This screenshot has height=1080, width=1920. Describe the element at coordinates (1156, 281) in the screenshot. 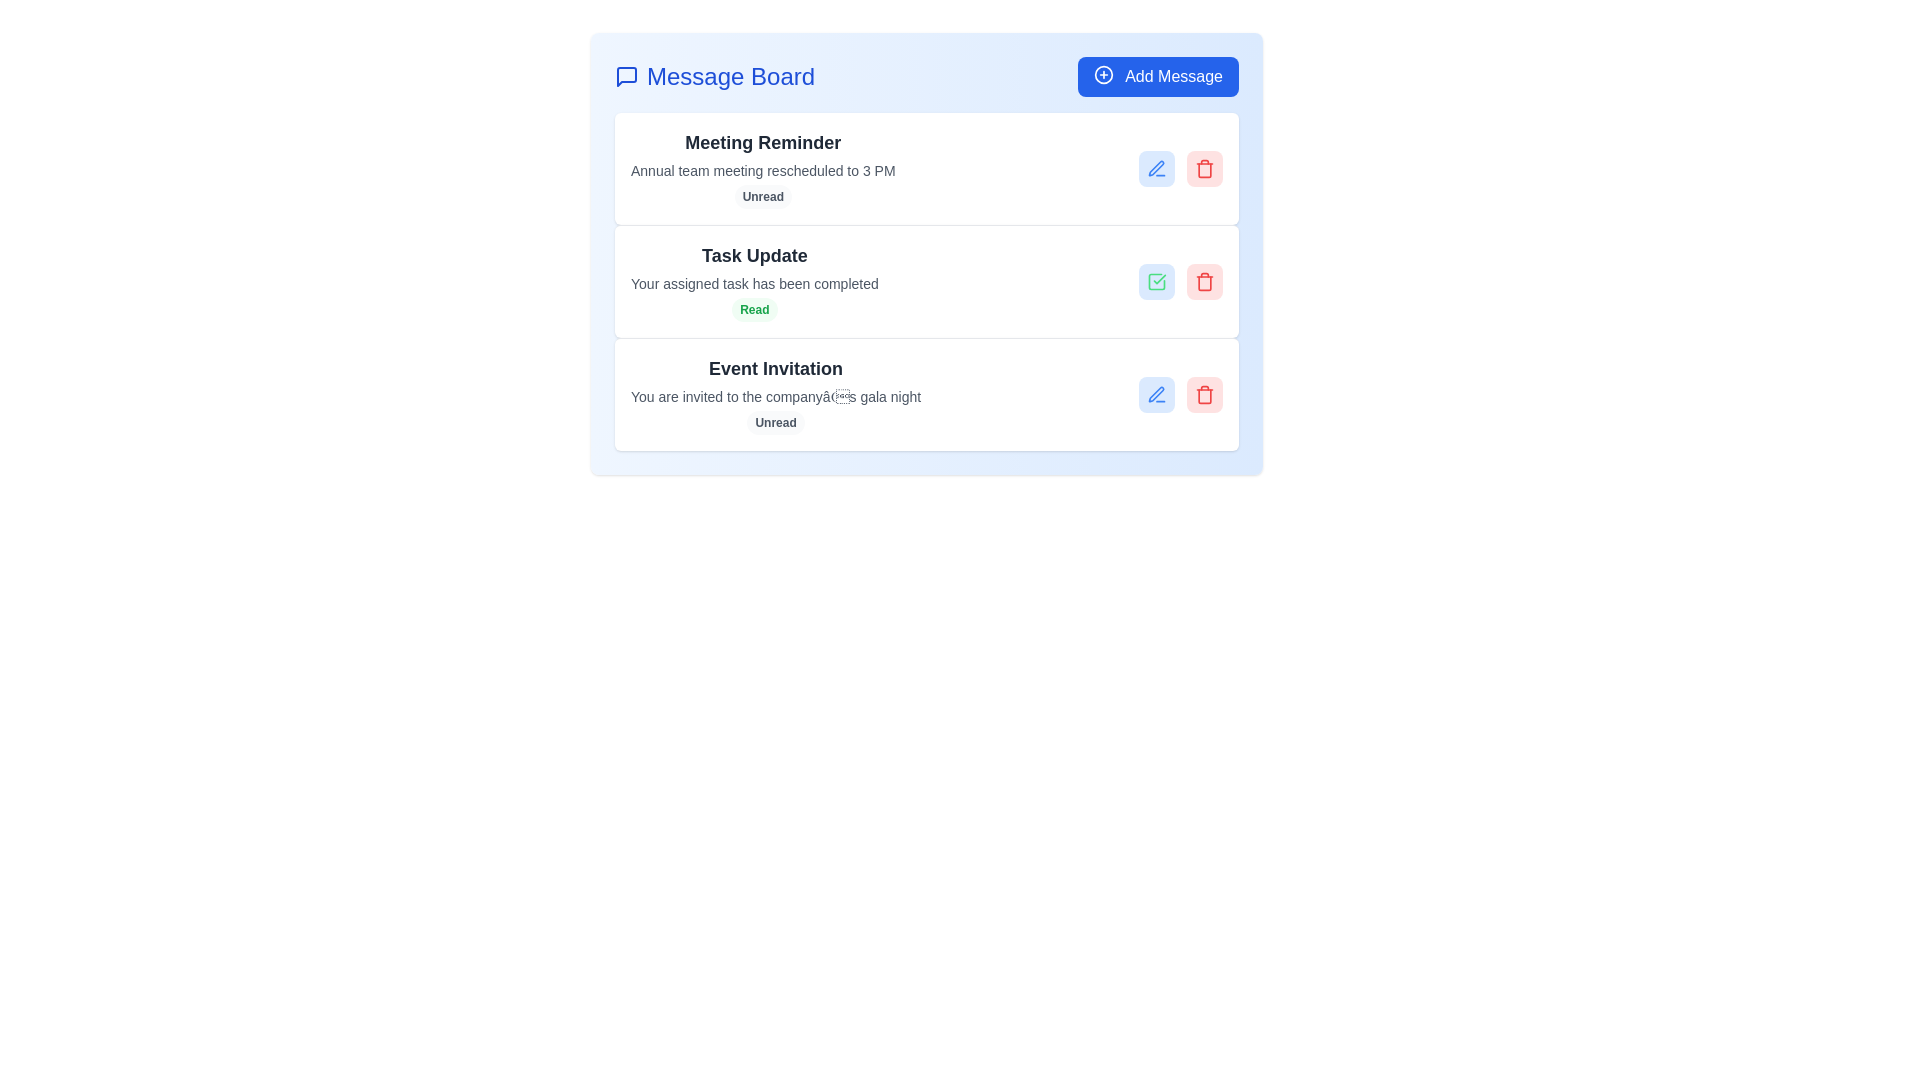

I see `the Status icon, which is a square-shaped icon with a checkmark inside, styled with a green outline and a white background, located to the right of the 'Task Update' text in the 'Message Board' section` at that location.